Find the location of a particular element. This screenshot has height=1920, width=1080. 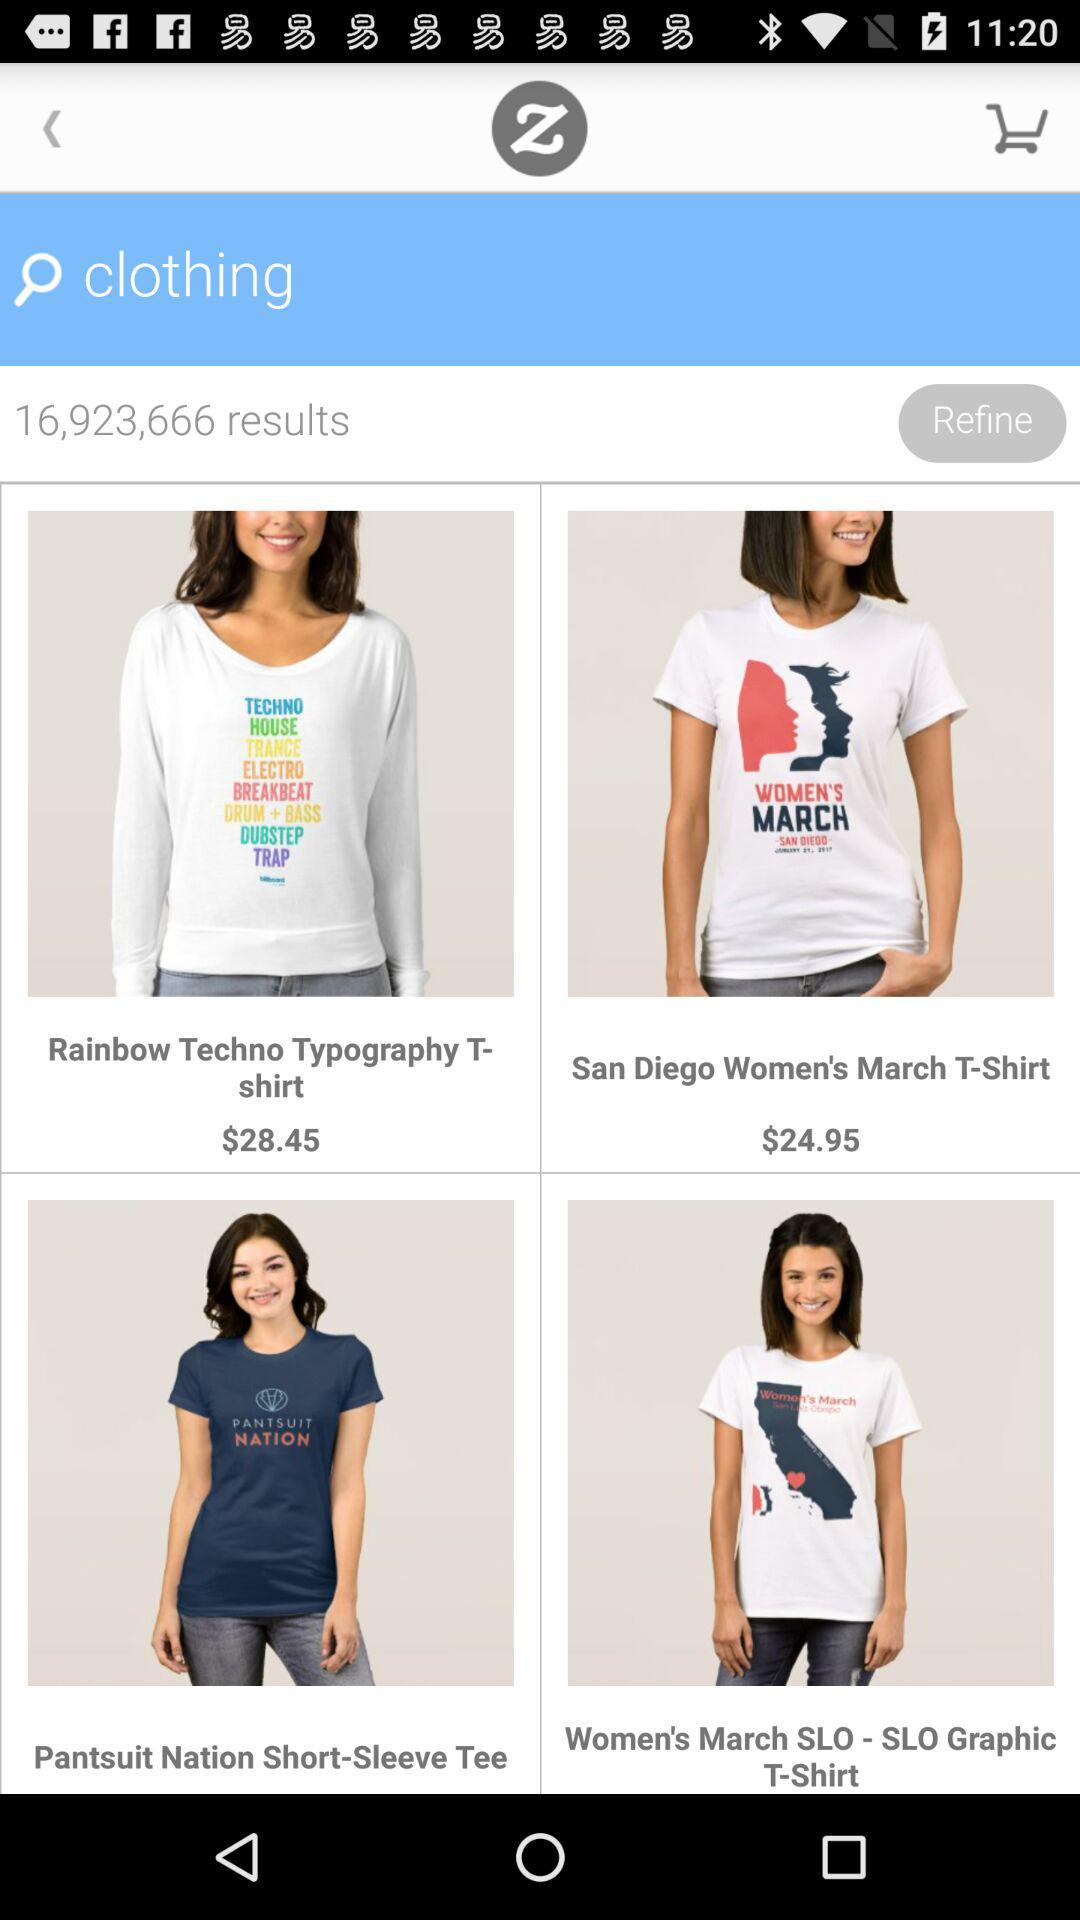

check out is located at coordinates (1017, 127).